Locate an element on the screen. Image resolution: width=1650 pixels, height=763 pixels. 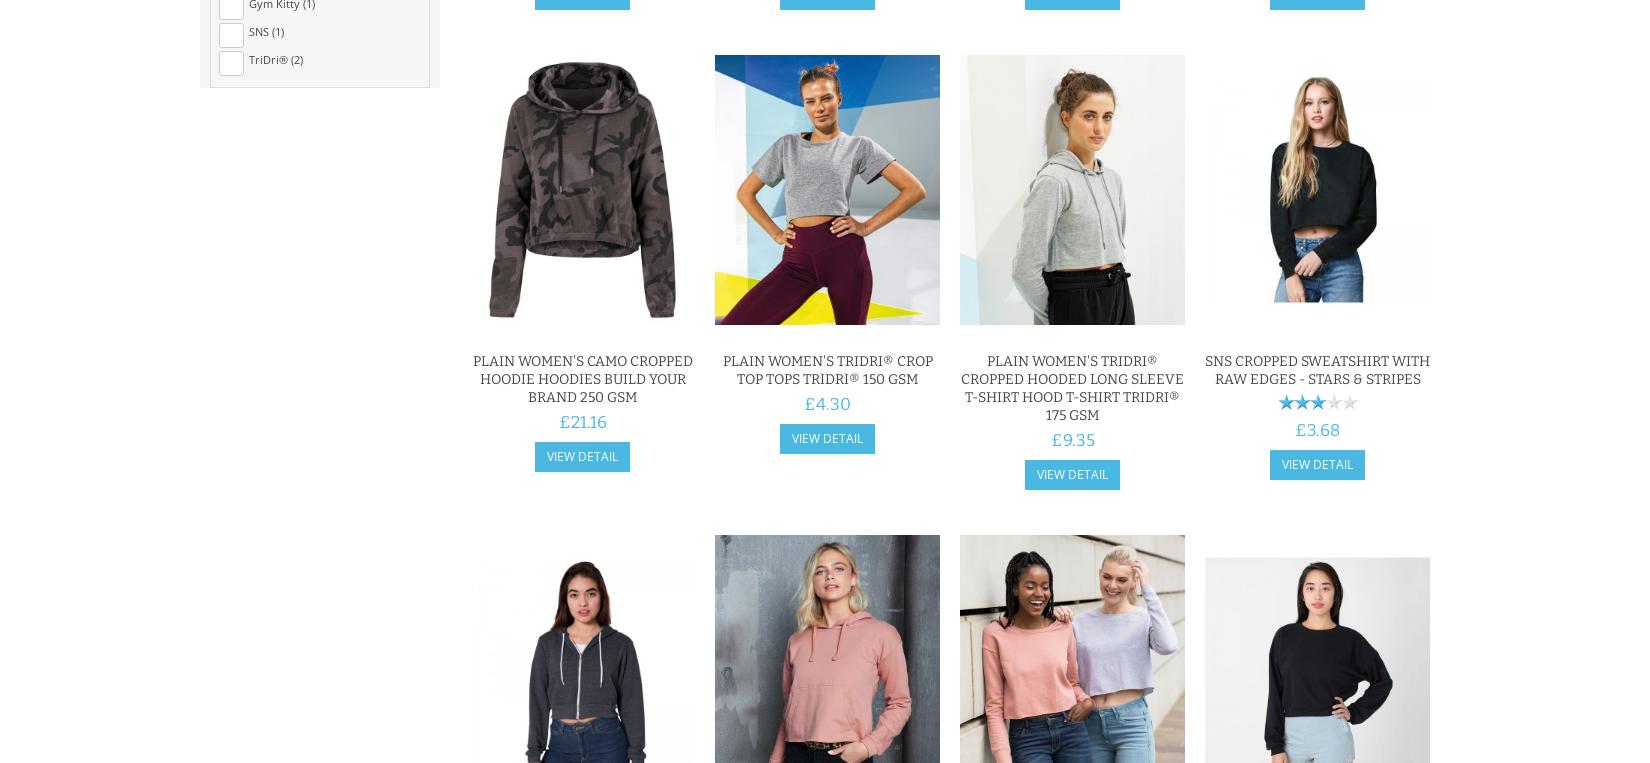
'Mulberry (2)' is located at coordinates (280, 205).